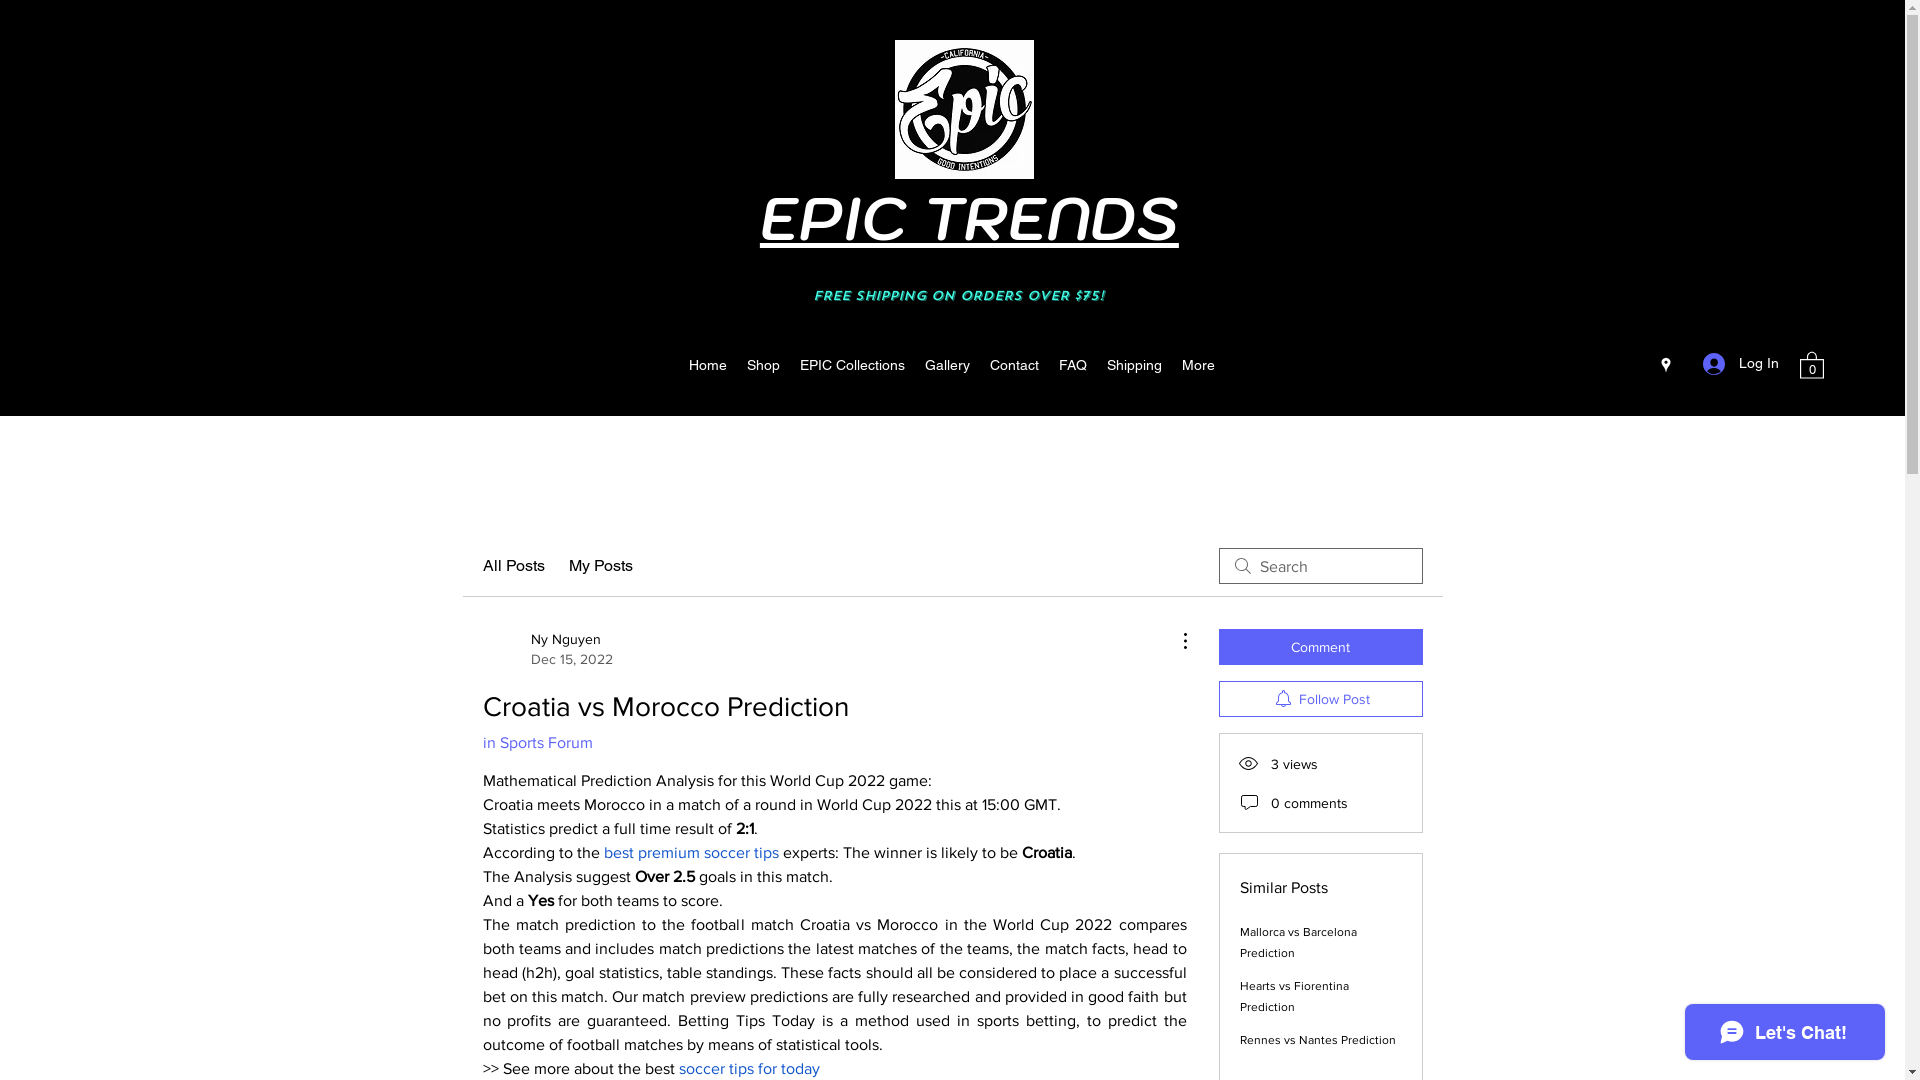 The height and width of the screenshot is (1080, 1920). What do you see at coordinates (513, 566) in the screenshot?
I see `'All Posts'` at bounding box center [513, 566].